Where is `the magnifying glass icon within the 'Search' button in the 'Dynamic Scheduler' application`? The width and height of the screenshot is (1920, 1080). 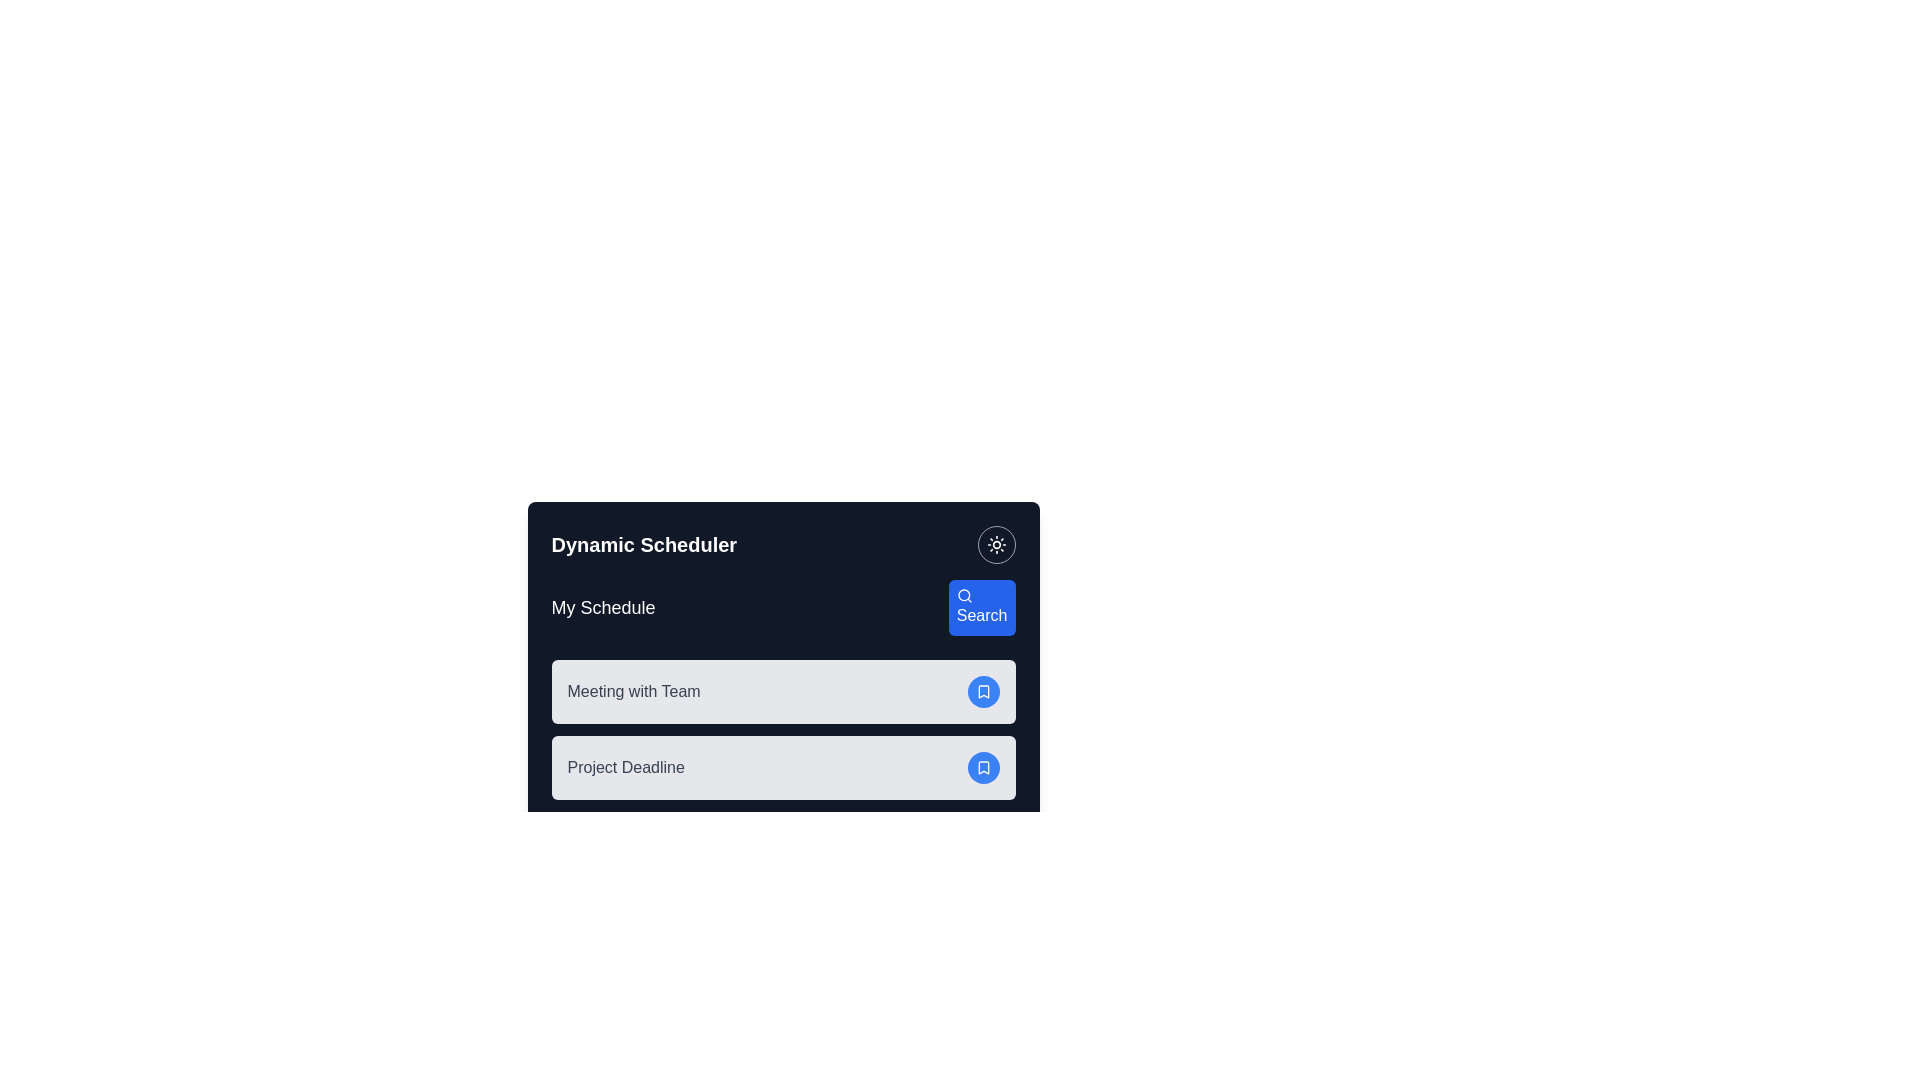
the magnifying glass icon within the 'Search' button in the 'Dynamic Scheduler' application is located at coordinates (964, 595).